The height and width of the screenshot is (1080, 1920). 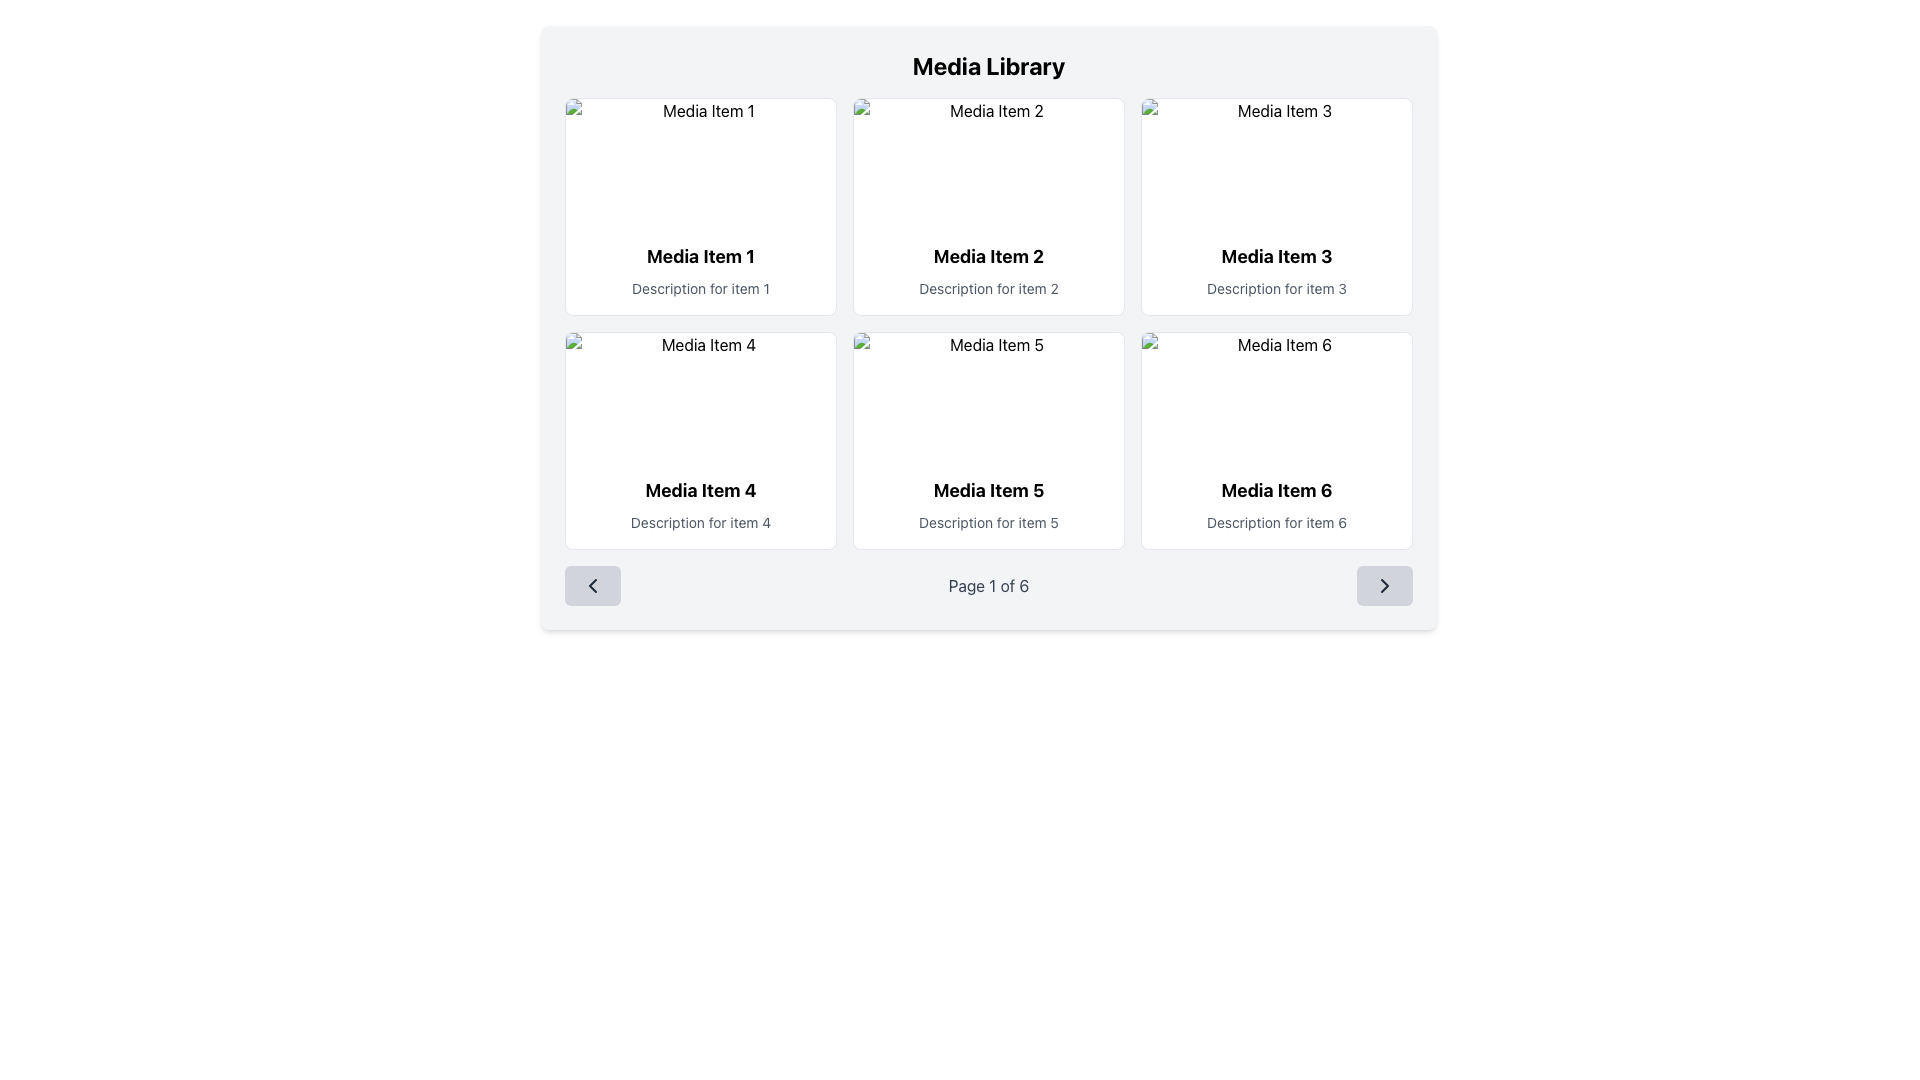 What do you see at coordinates (1384, 585) in the screenshot?
I see `the navigation button located in the bottom right corner next to 'Page 1 of 6' to slightly darken its background` at bounding box center [1384, 585].